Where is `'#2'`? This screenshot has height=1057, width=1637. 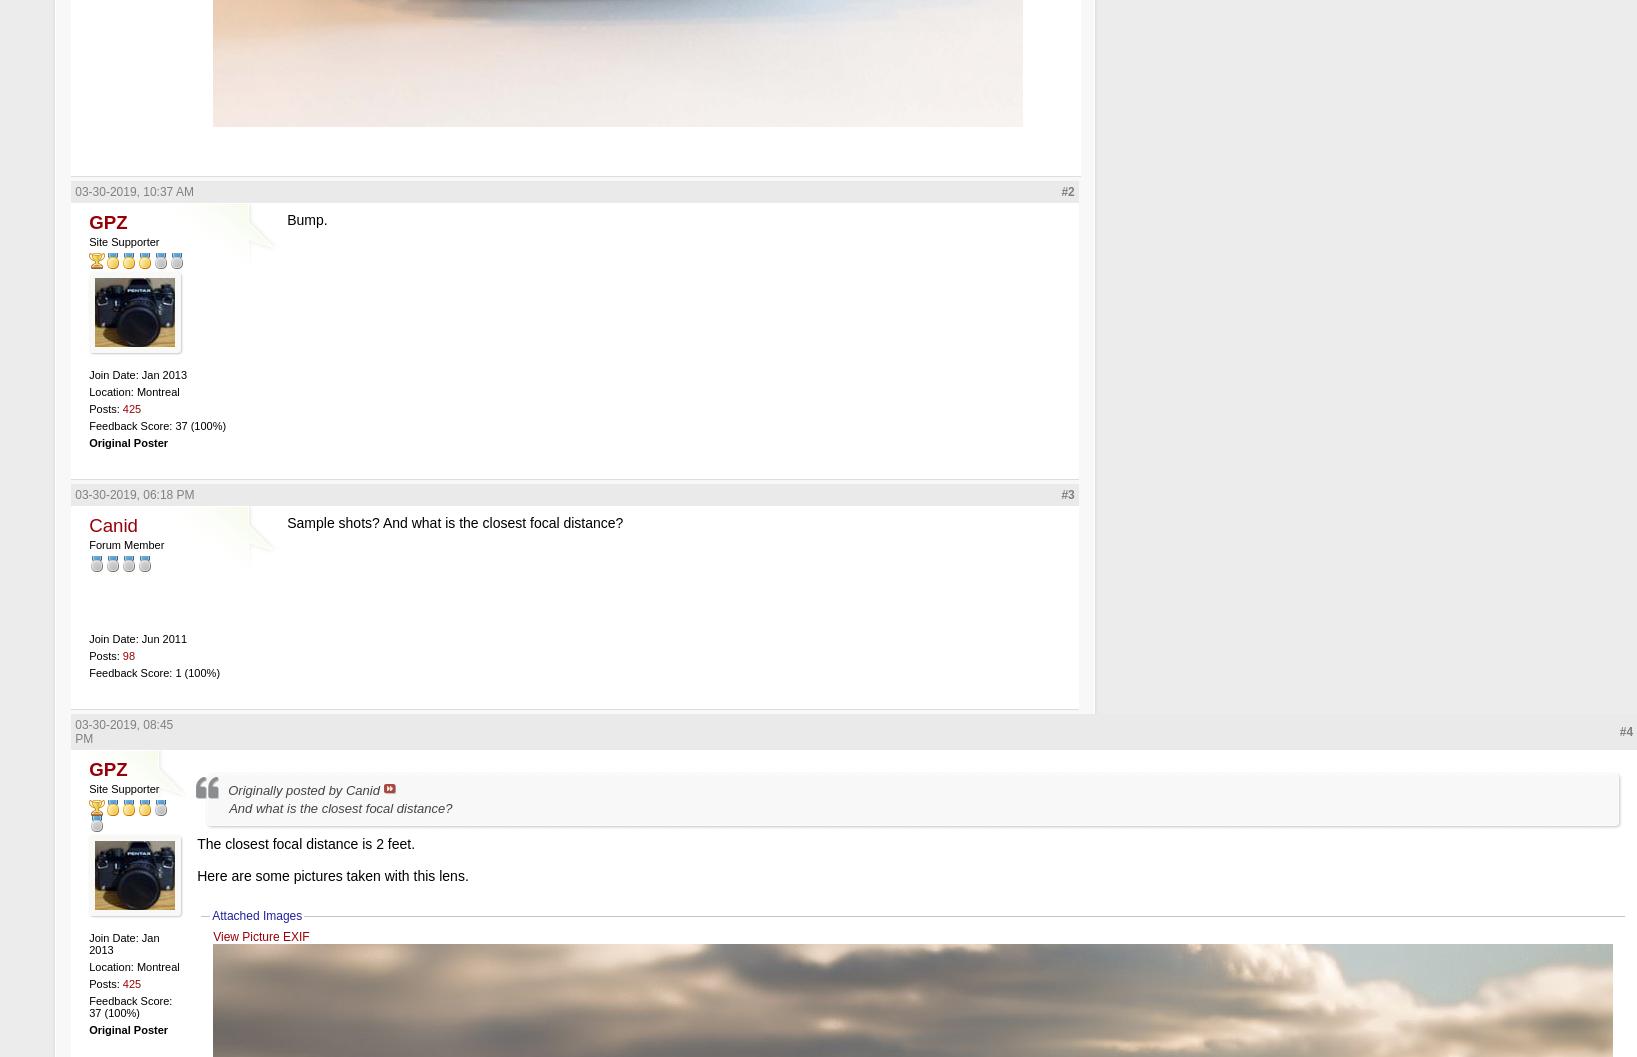
'#2' is located at coordinates (1066, 191).